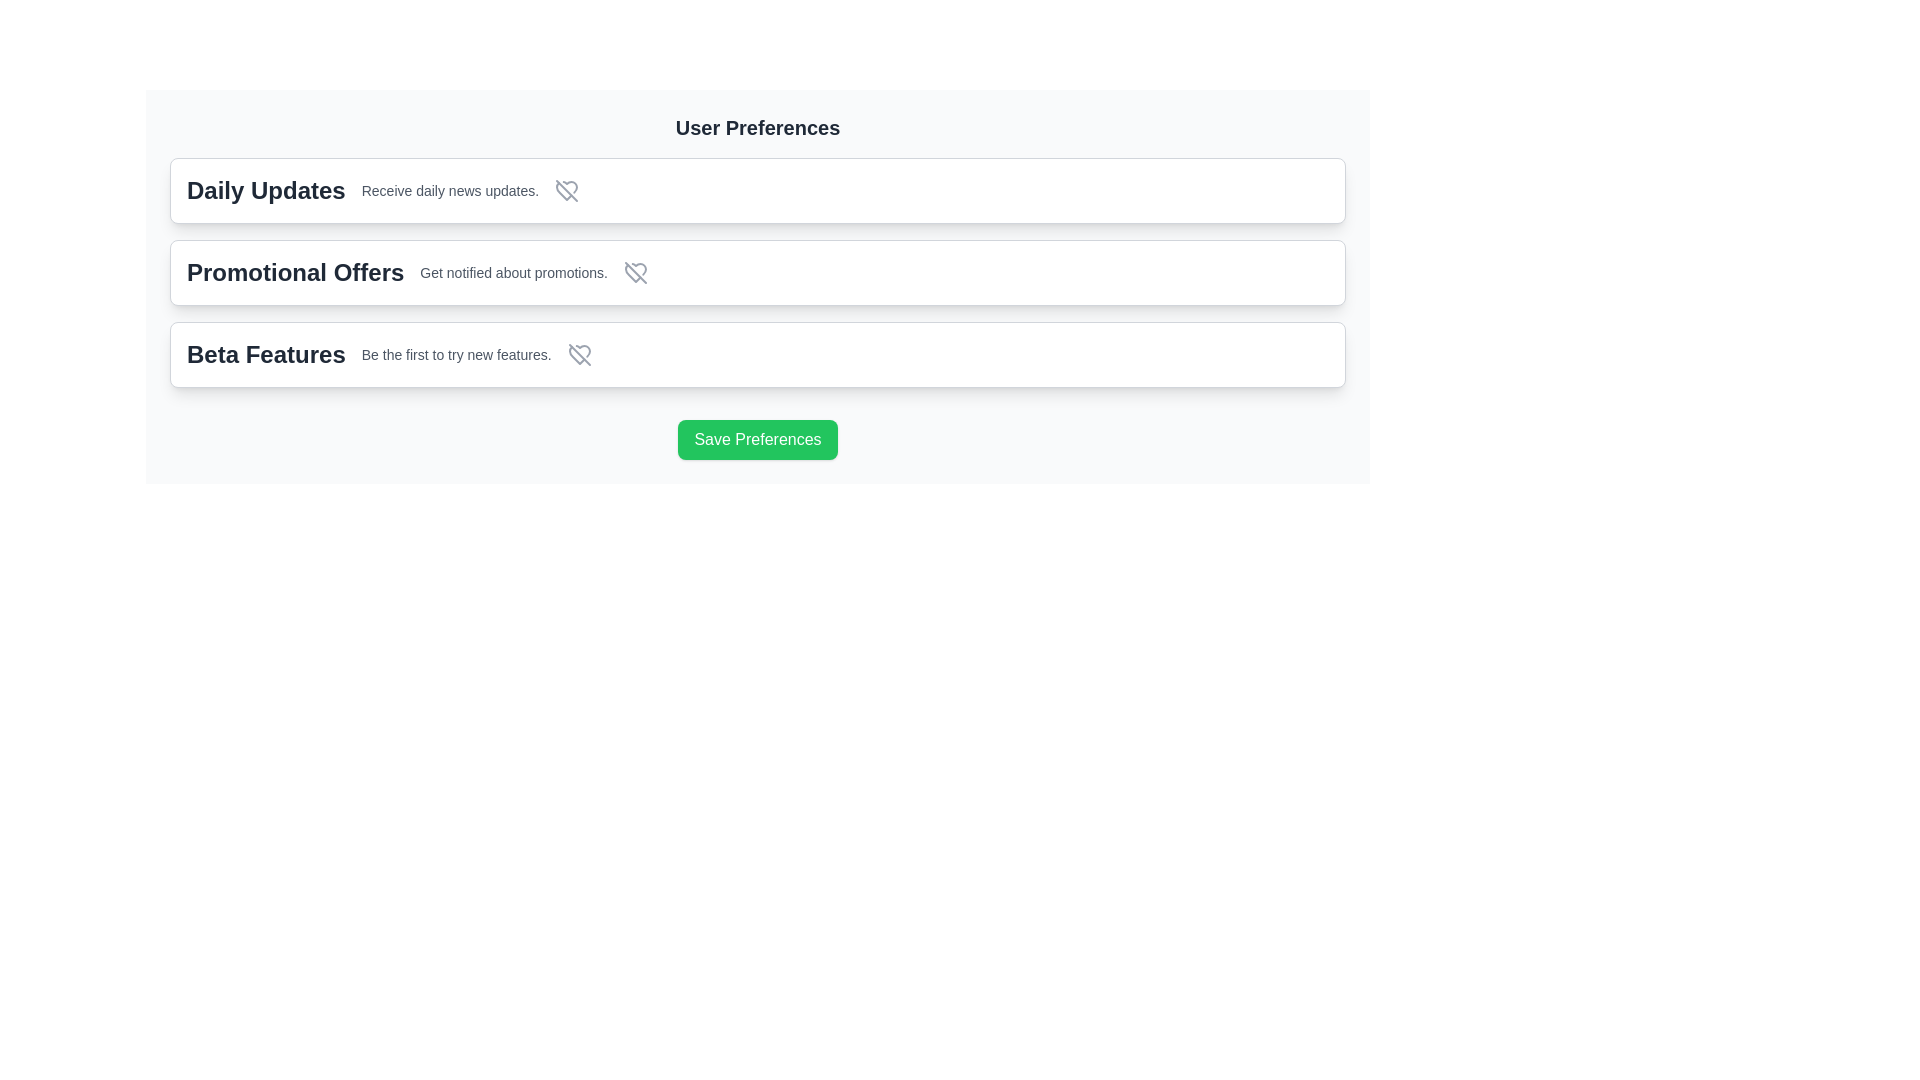  I want to click on the crossed-out heart icon indicating deactivation or exclusion in the 'Promotional Offers' list item, located to the right of 'Get notified about promotions.', so click(634, 273).